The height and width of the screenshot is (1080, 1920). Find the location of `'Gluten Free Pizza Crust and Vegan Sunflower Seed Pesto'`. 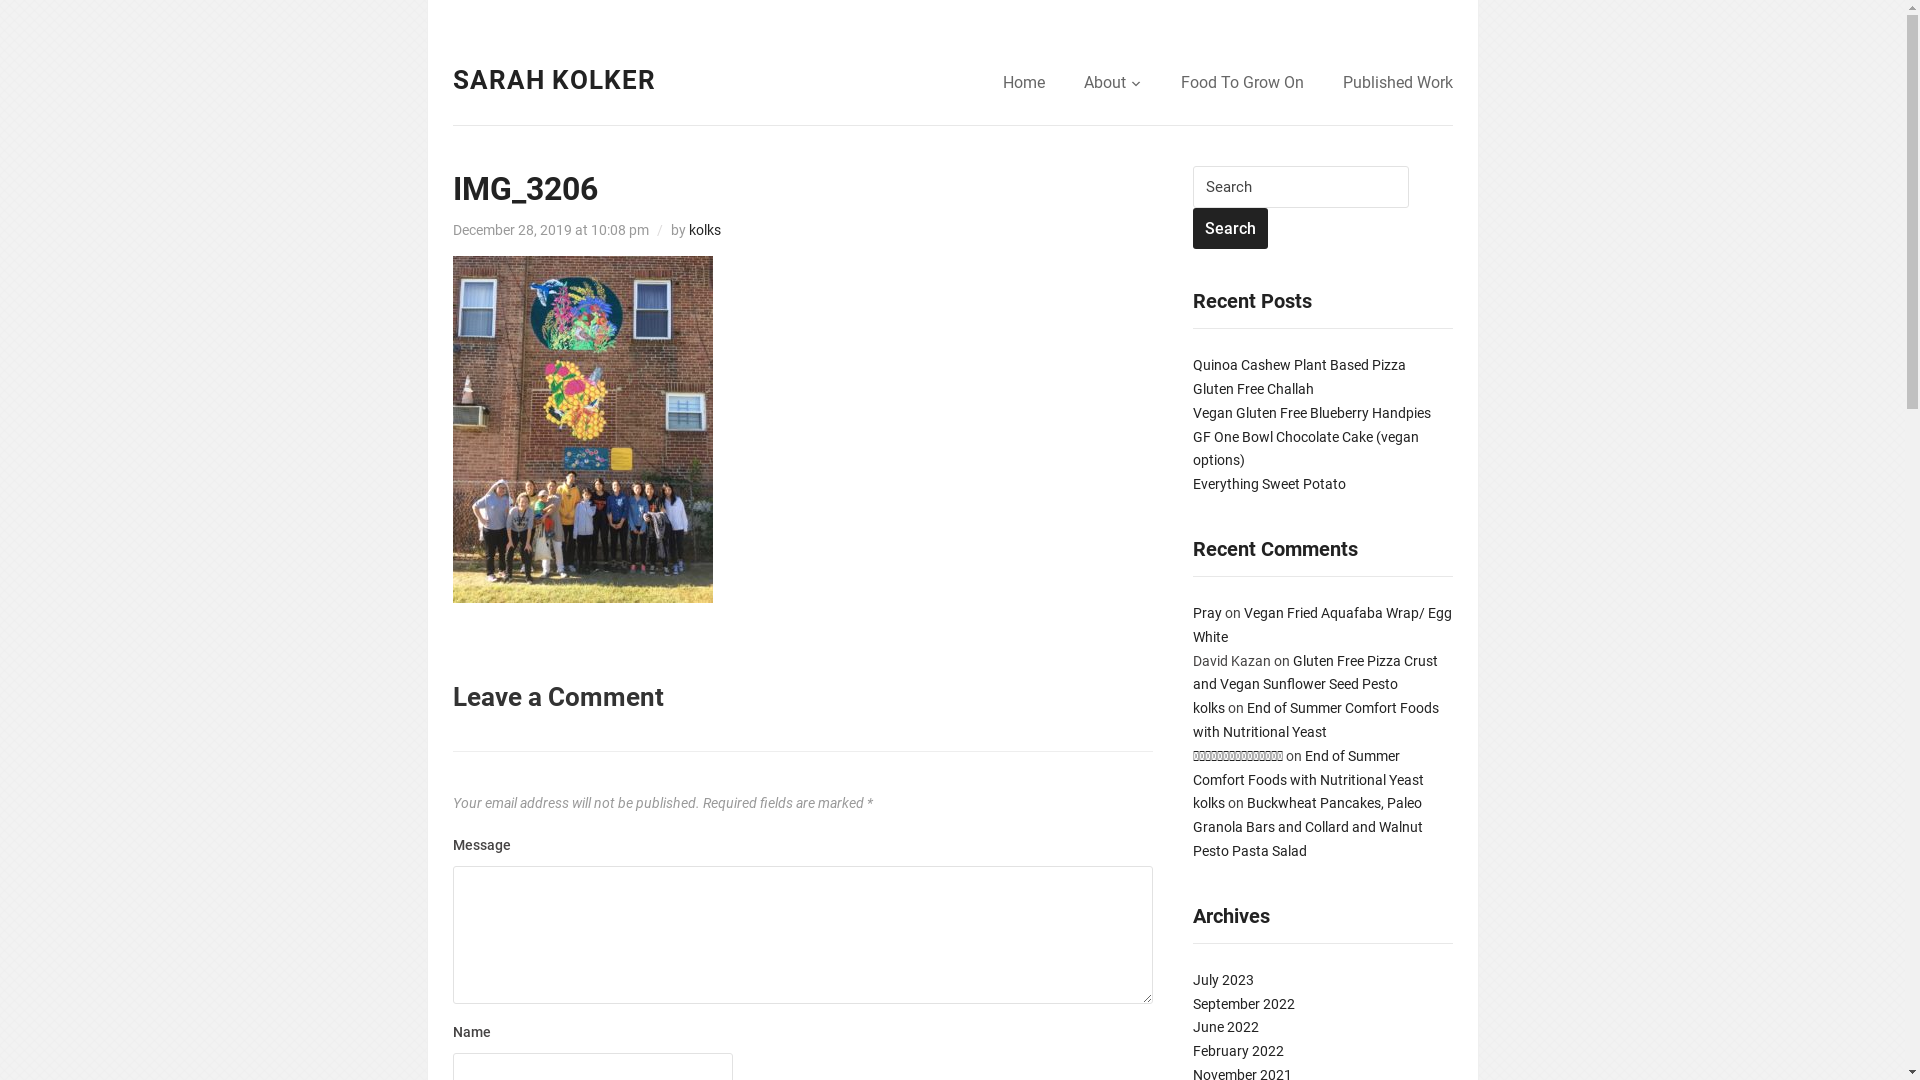

'Gluten Free Pizza Crust and Vegan Sunflower Seed Pesto' is located at coordinates (1314, 672).